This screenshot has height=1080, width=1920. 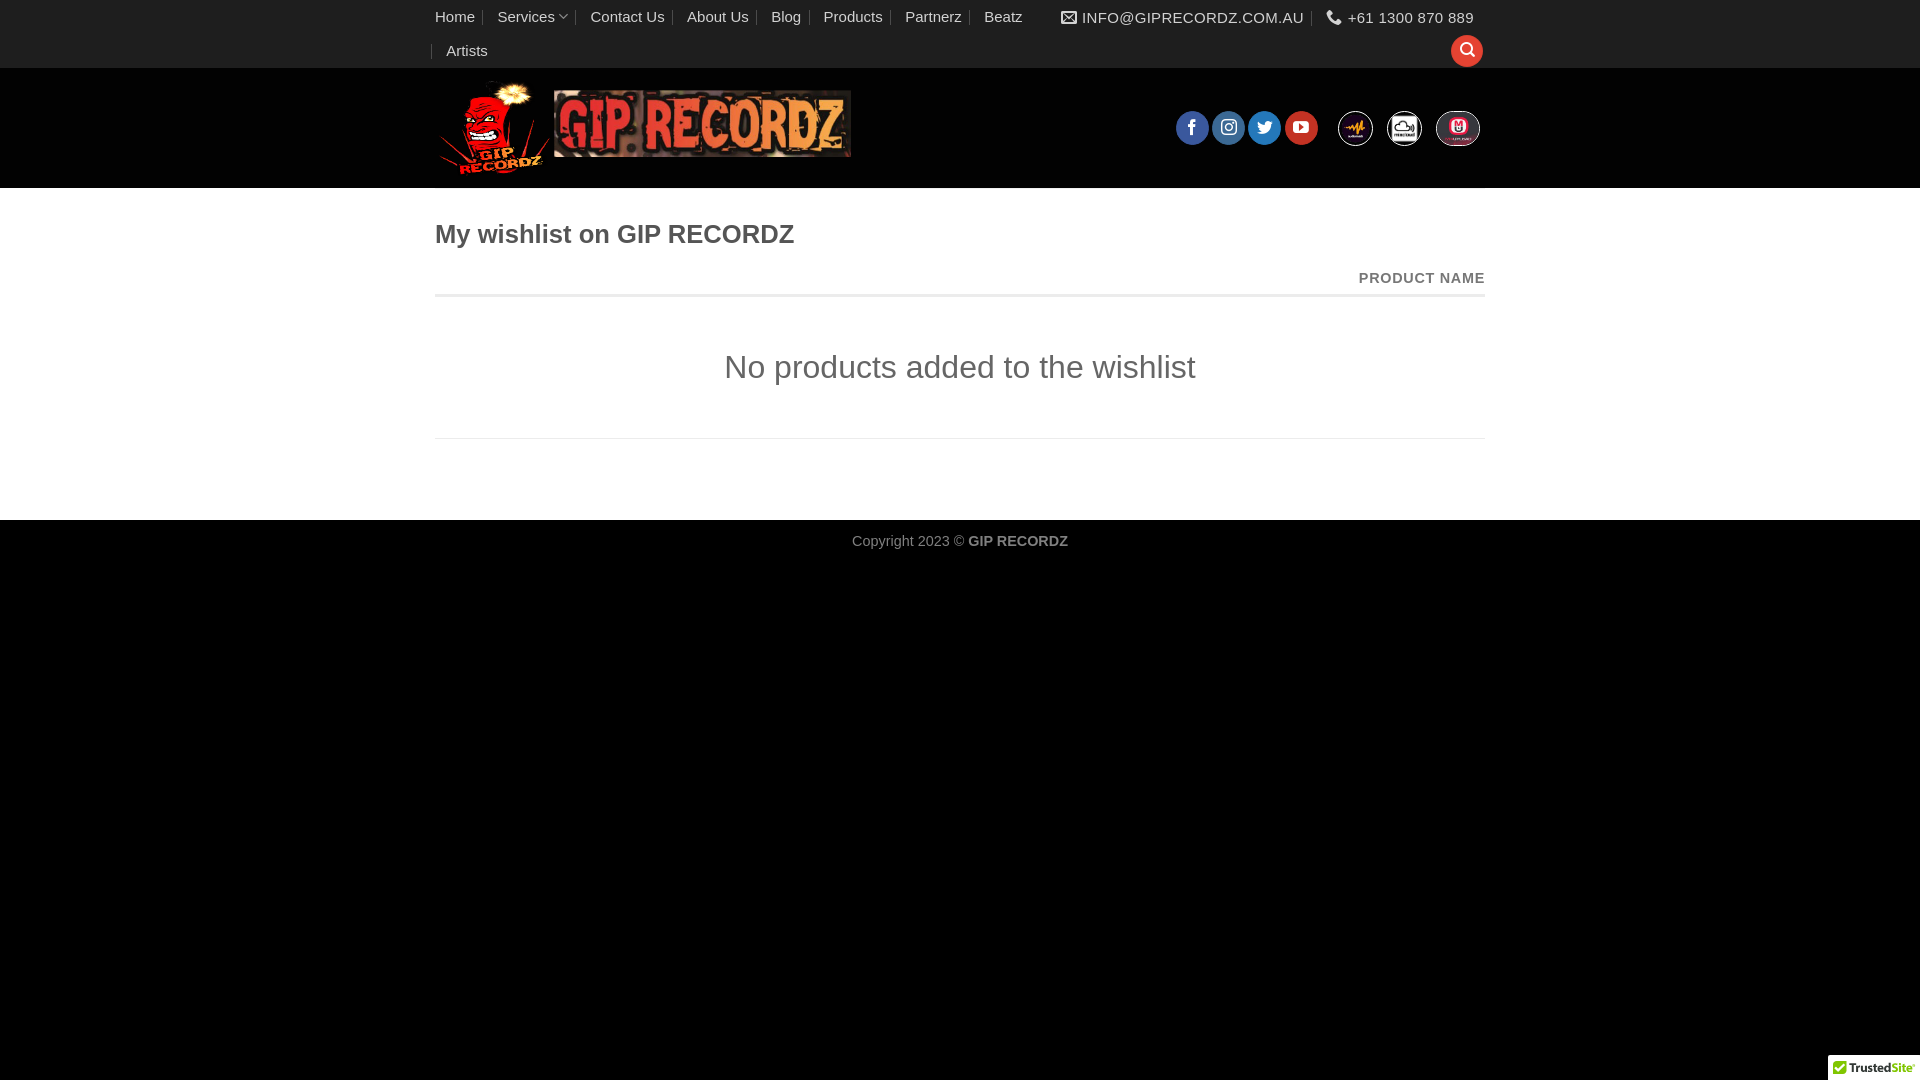 I want to click on 'Partnerz', so click(x=904, y=16).